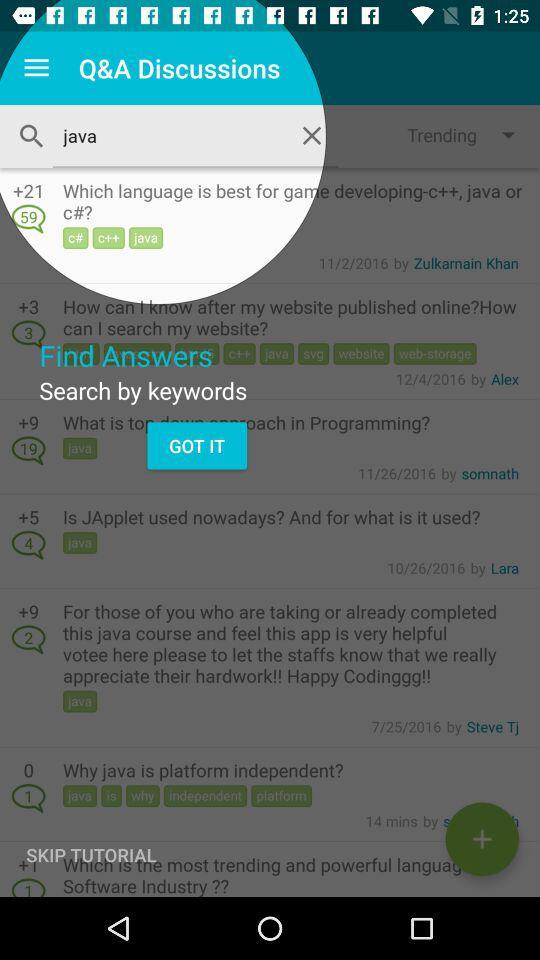 Image resolution: width=540 pixels, height=960 pixels. What do you see at coordinates (312, 134) in the screenshot?
I see `the close icon` at bounding box center [312, 134].